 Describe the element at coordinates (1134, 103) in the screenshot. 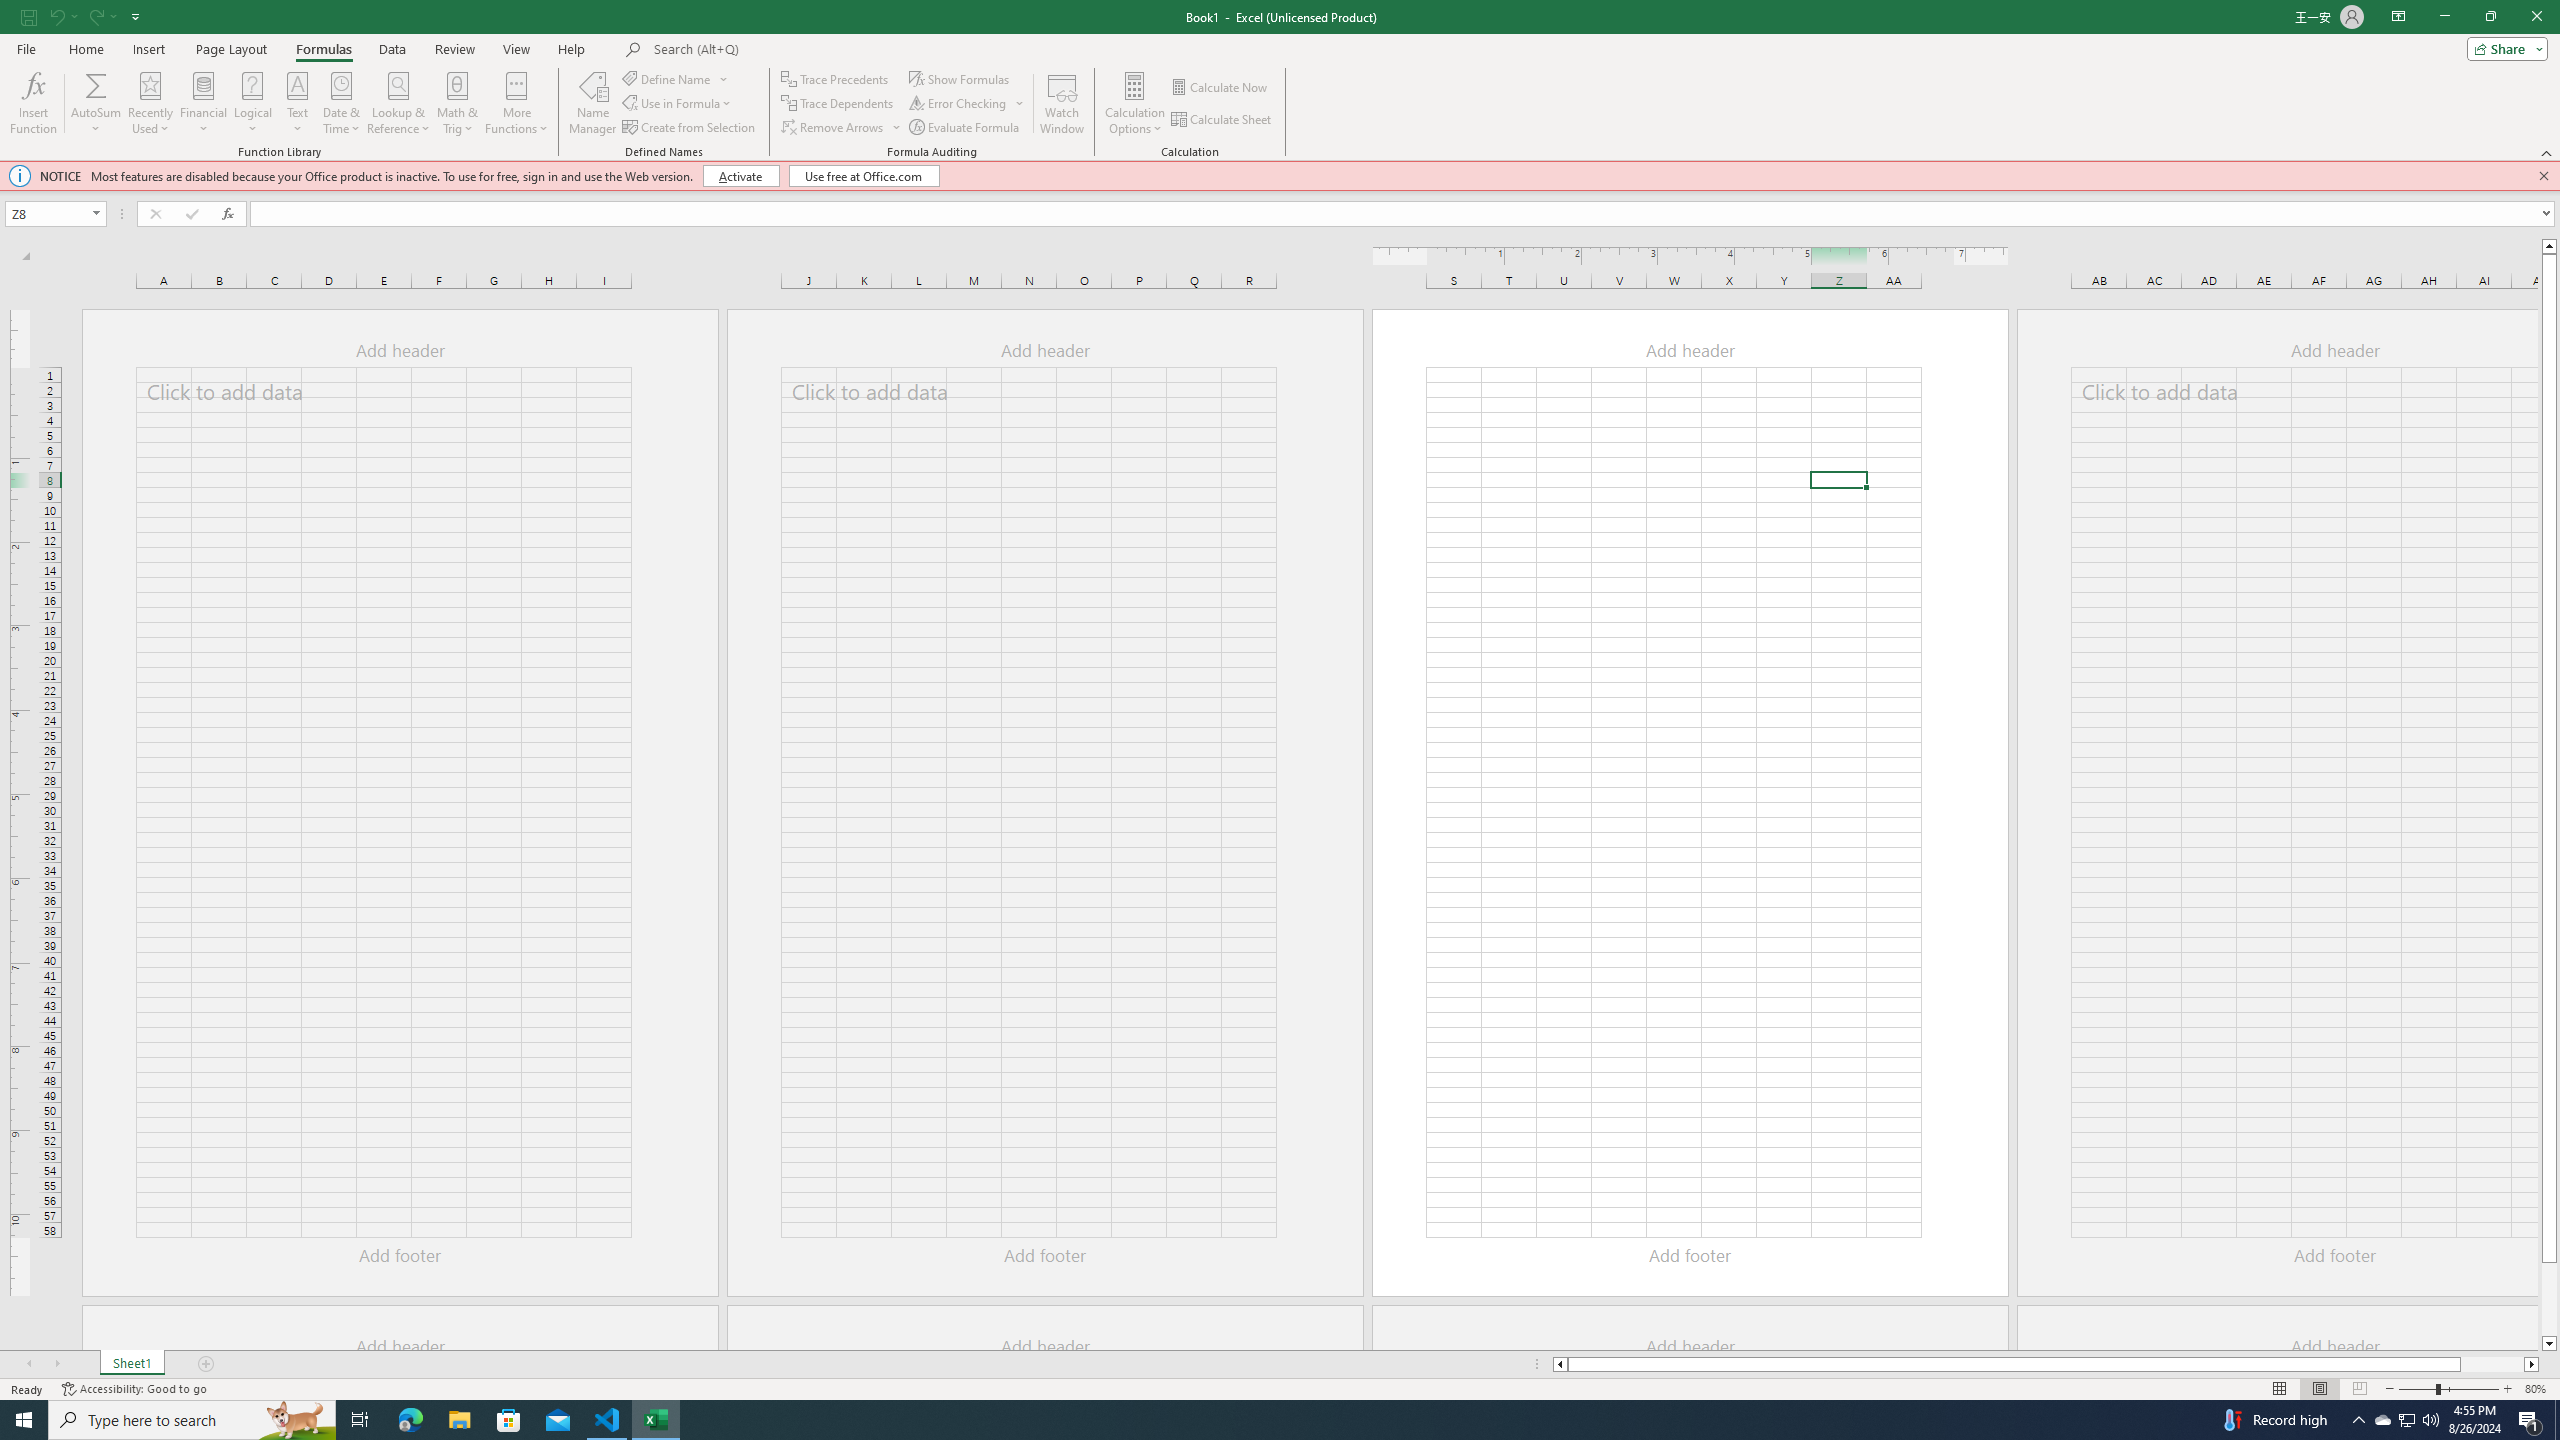

I see `'Calculation Options'` at that location.